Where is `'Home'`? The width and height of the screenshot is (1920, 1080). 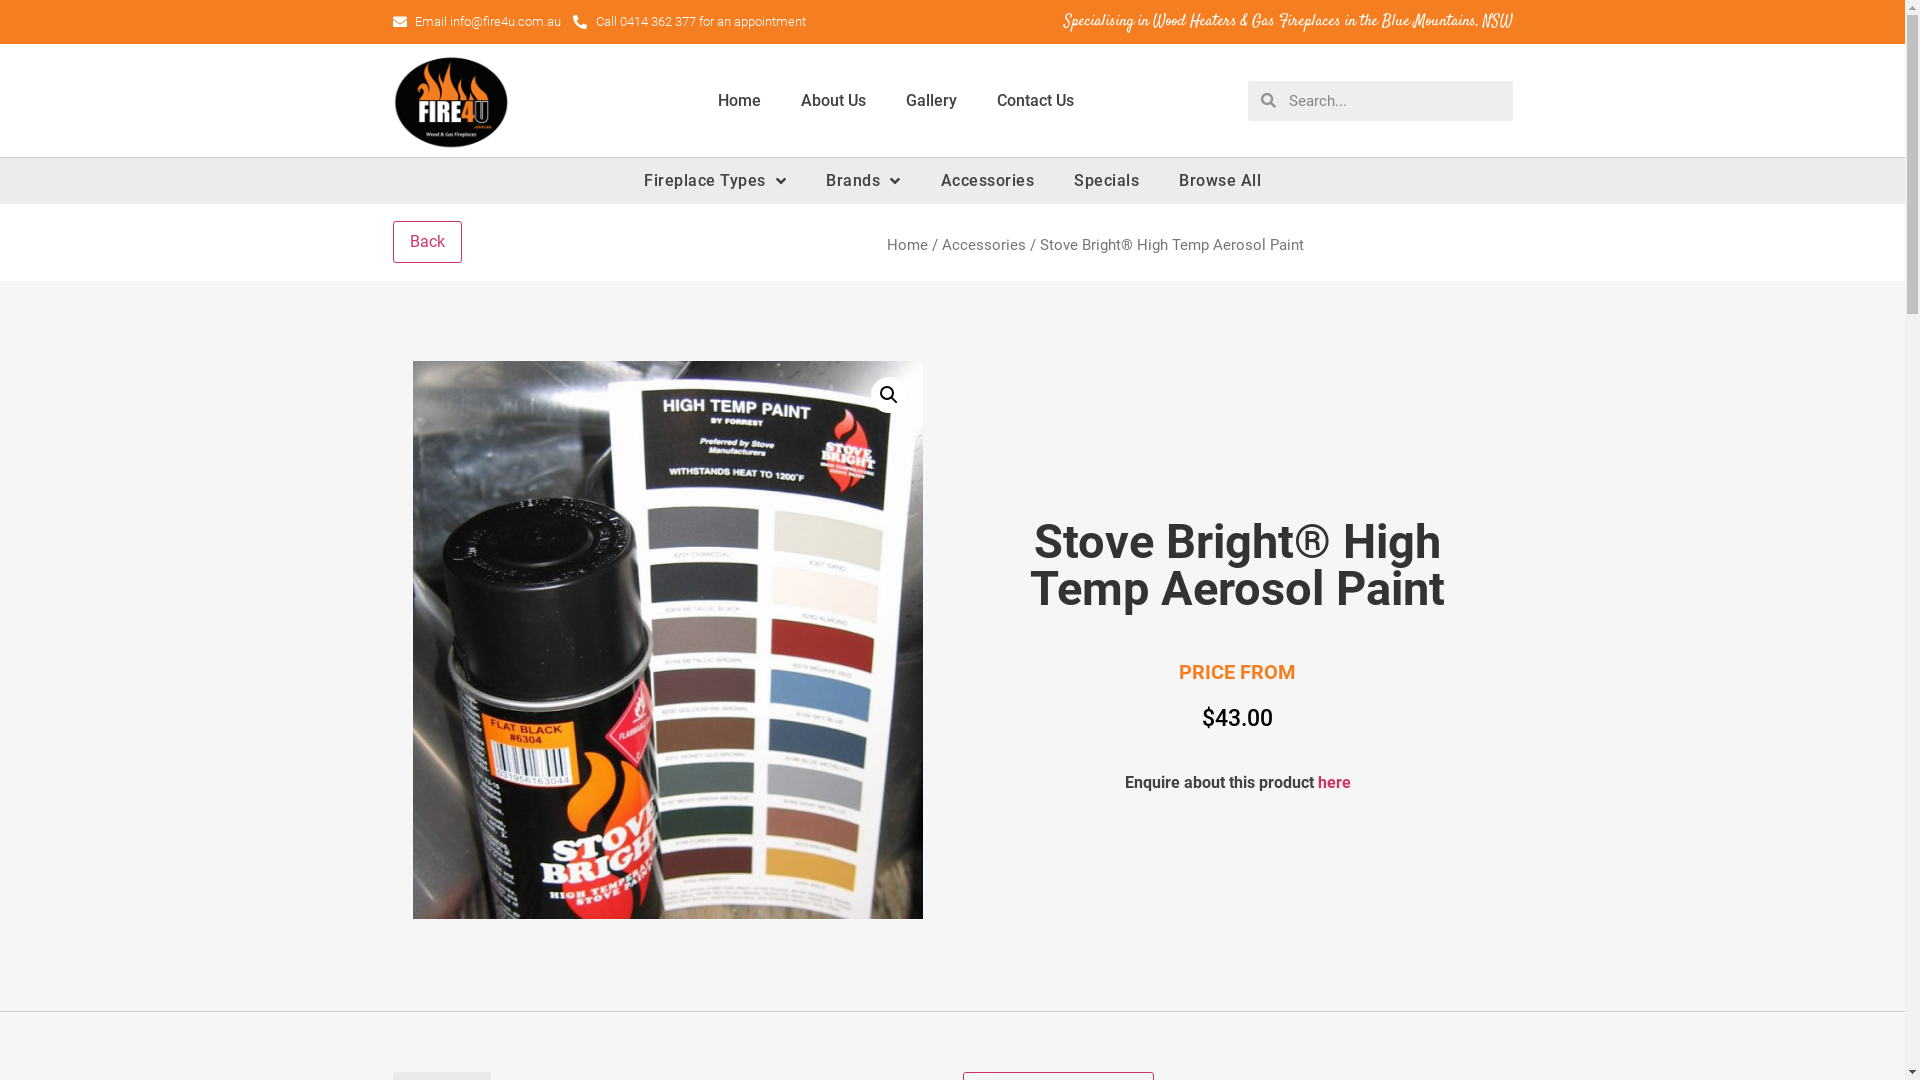 'Home' is located at coordinates (738, 100).